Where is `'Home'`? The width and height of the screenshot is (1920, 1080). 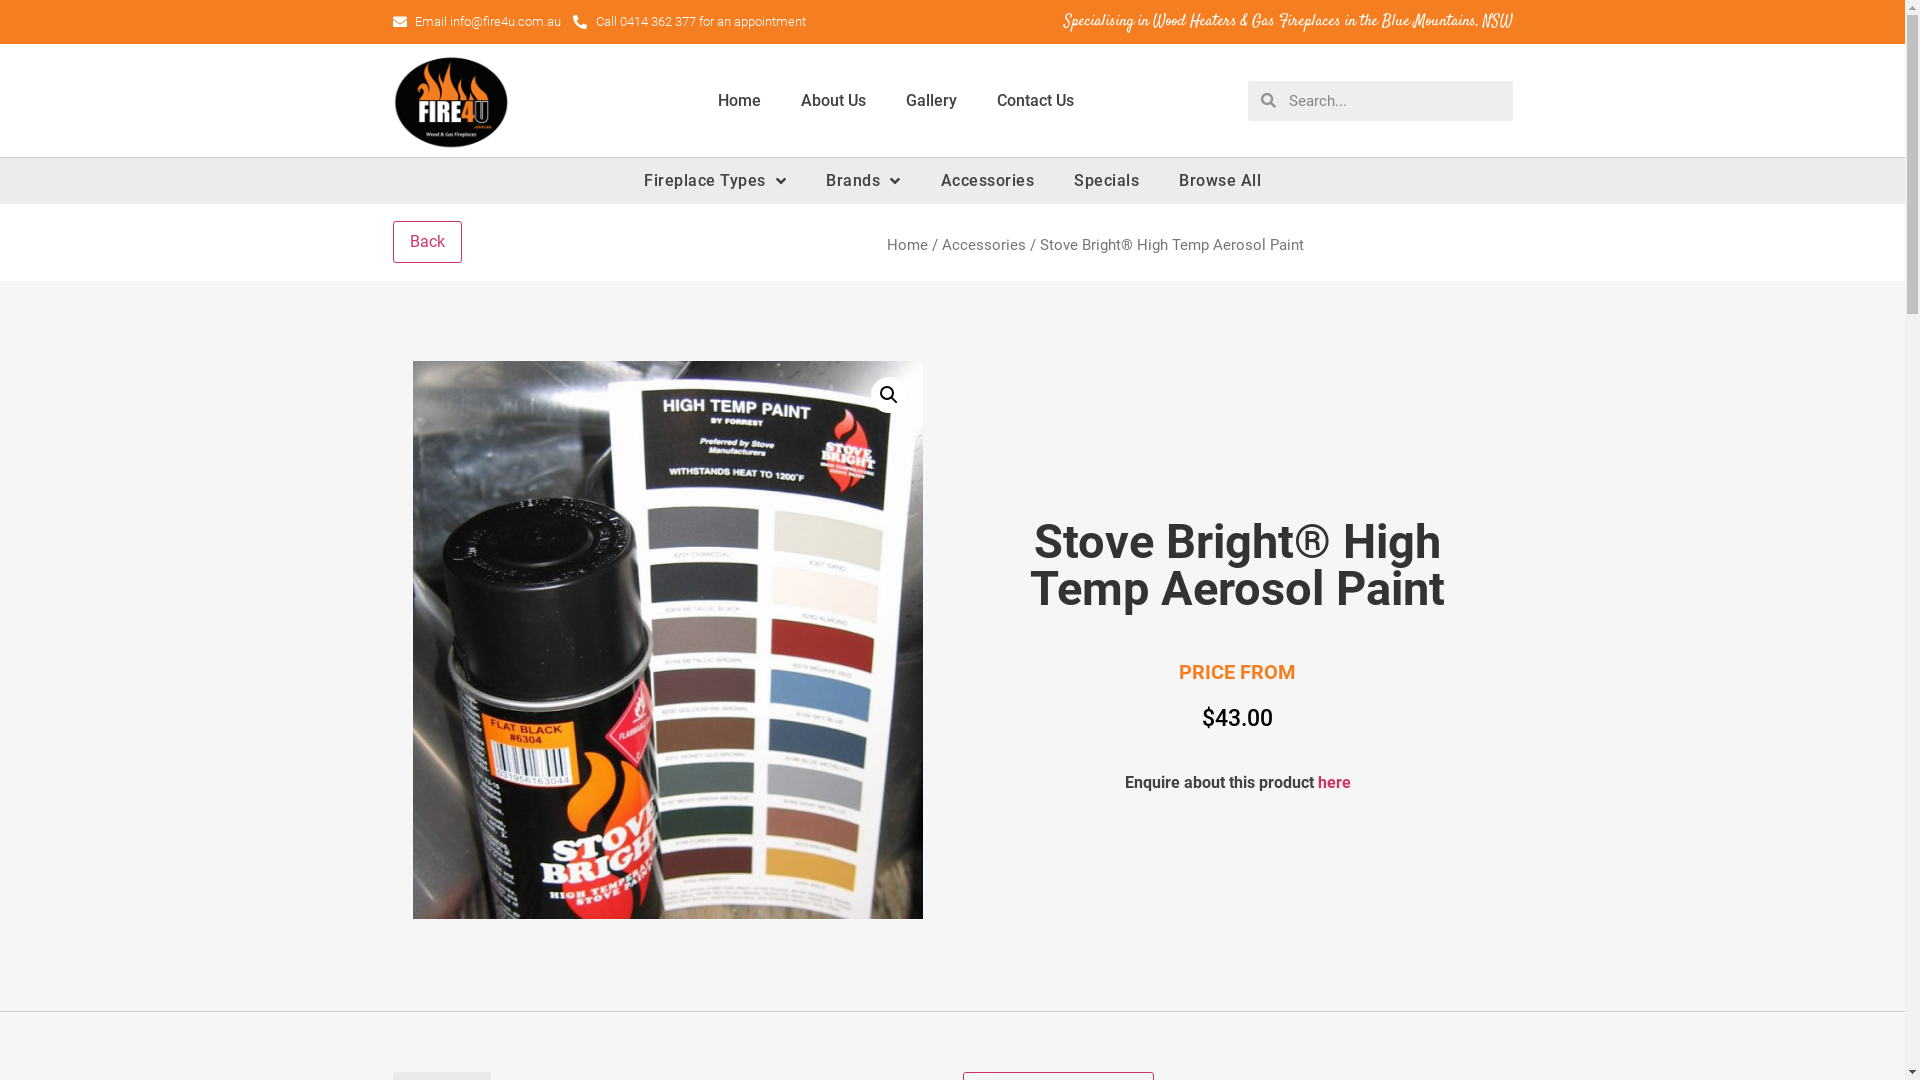 'Home' is located at coordinates (738, 100).